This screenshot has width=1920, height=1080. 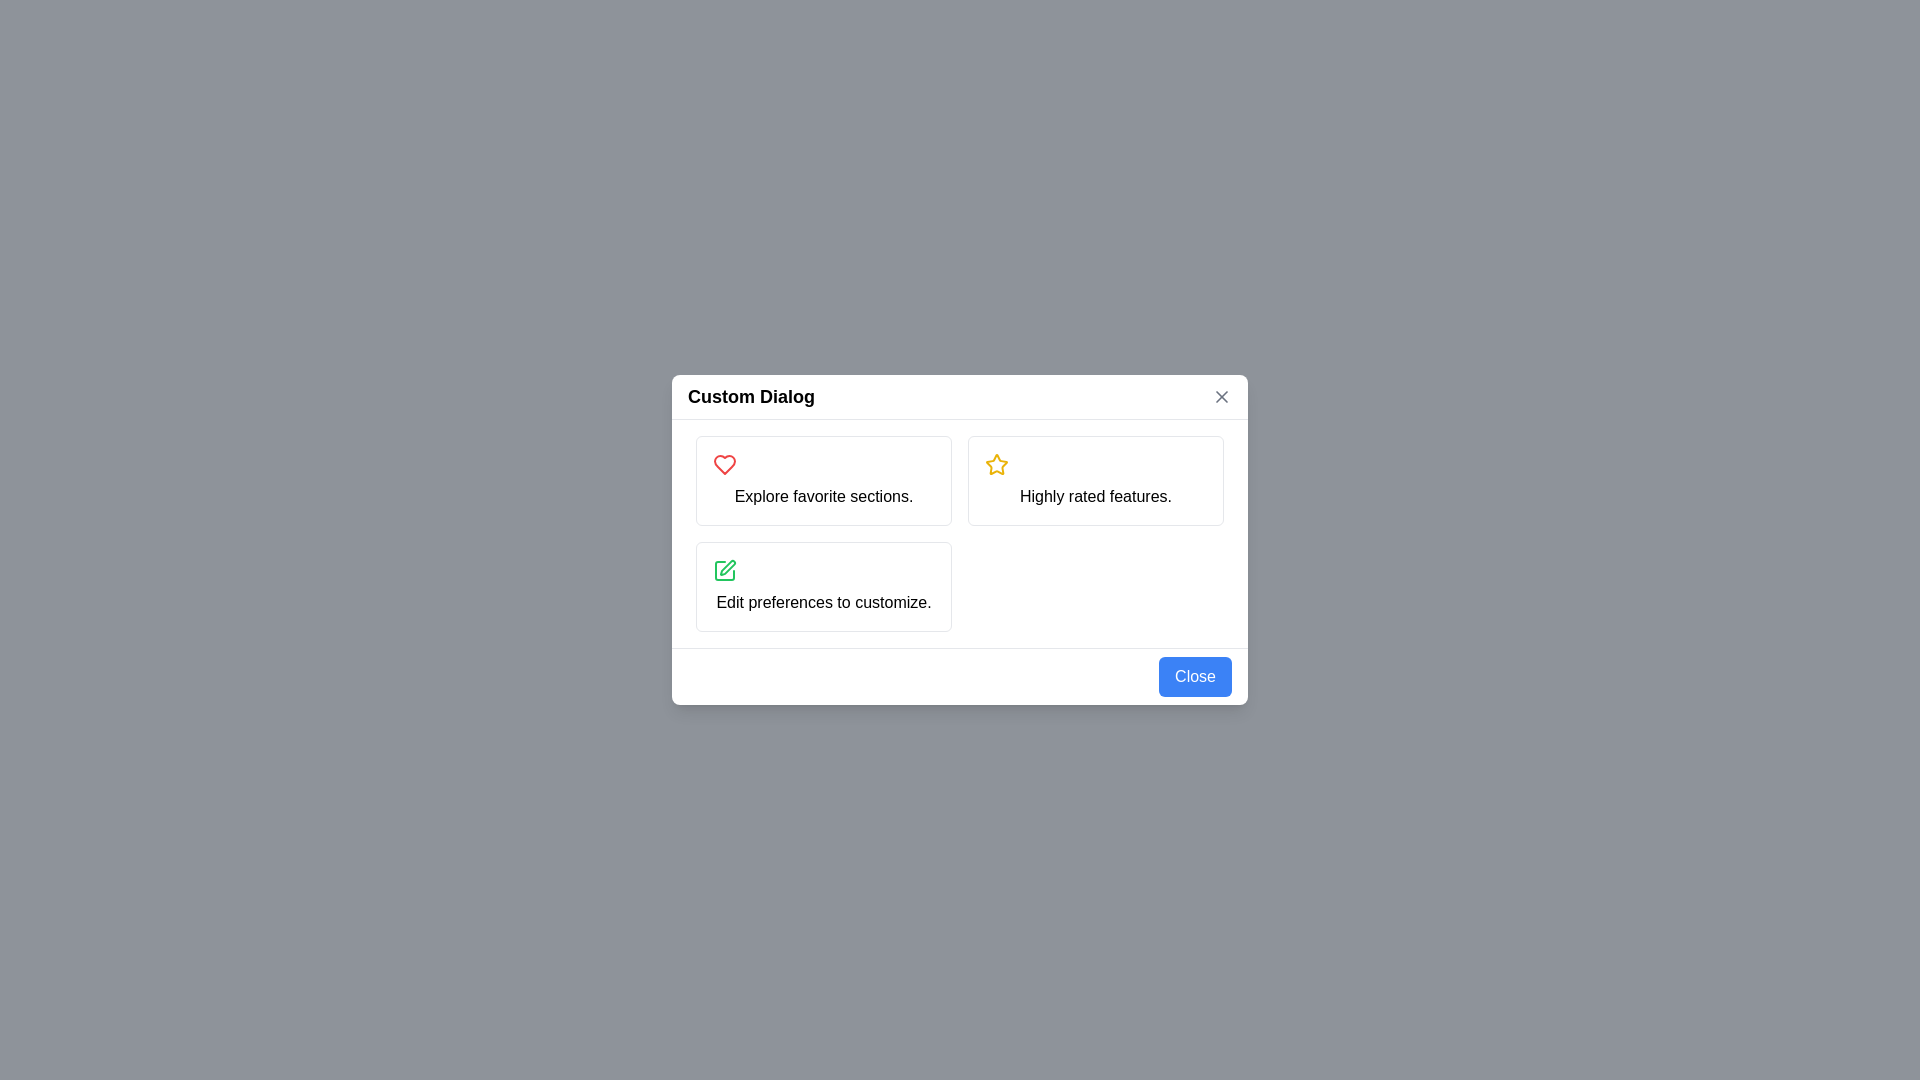 What do you see at coordinates (997, 464) in the screenshot?
I see `the visual impact of the five-pointed star icon with a yellow outline and white fill, located in the second button of the modal dialog titled 'Custom Dialog'` at bounding box center [997, 464].